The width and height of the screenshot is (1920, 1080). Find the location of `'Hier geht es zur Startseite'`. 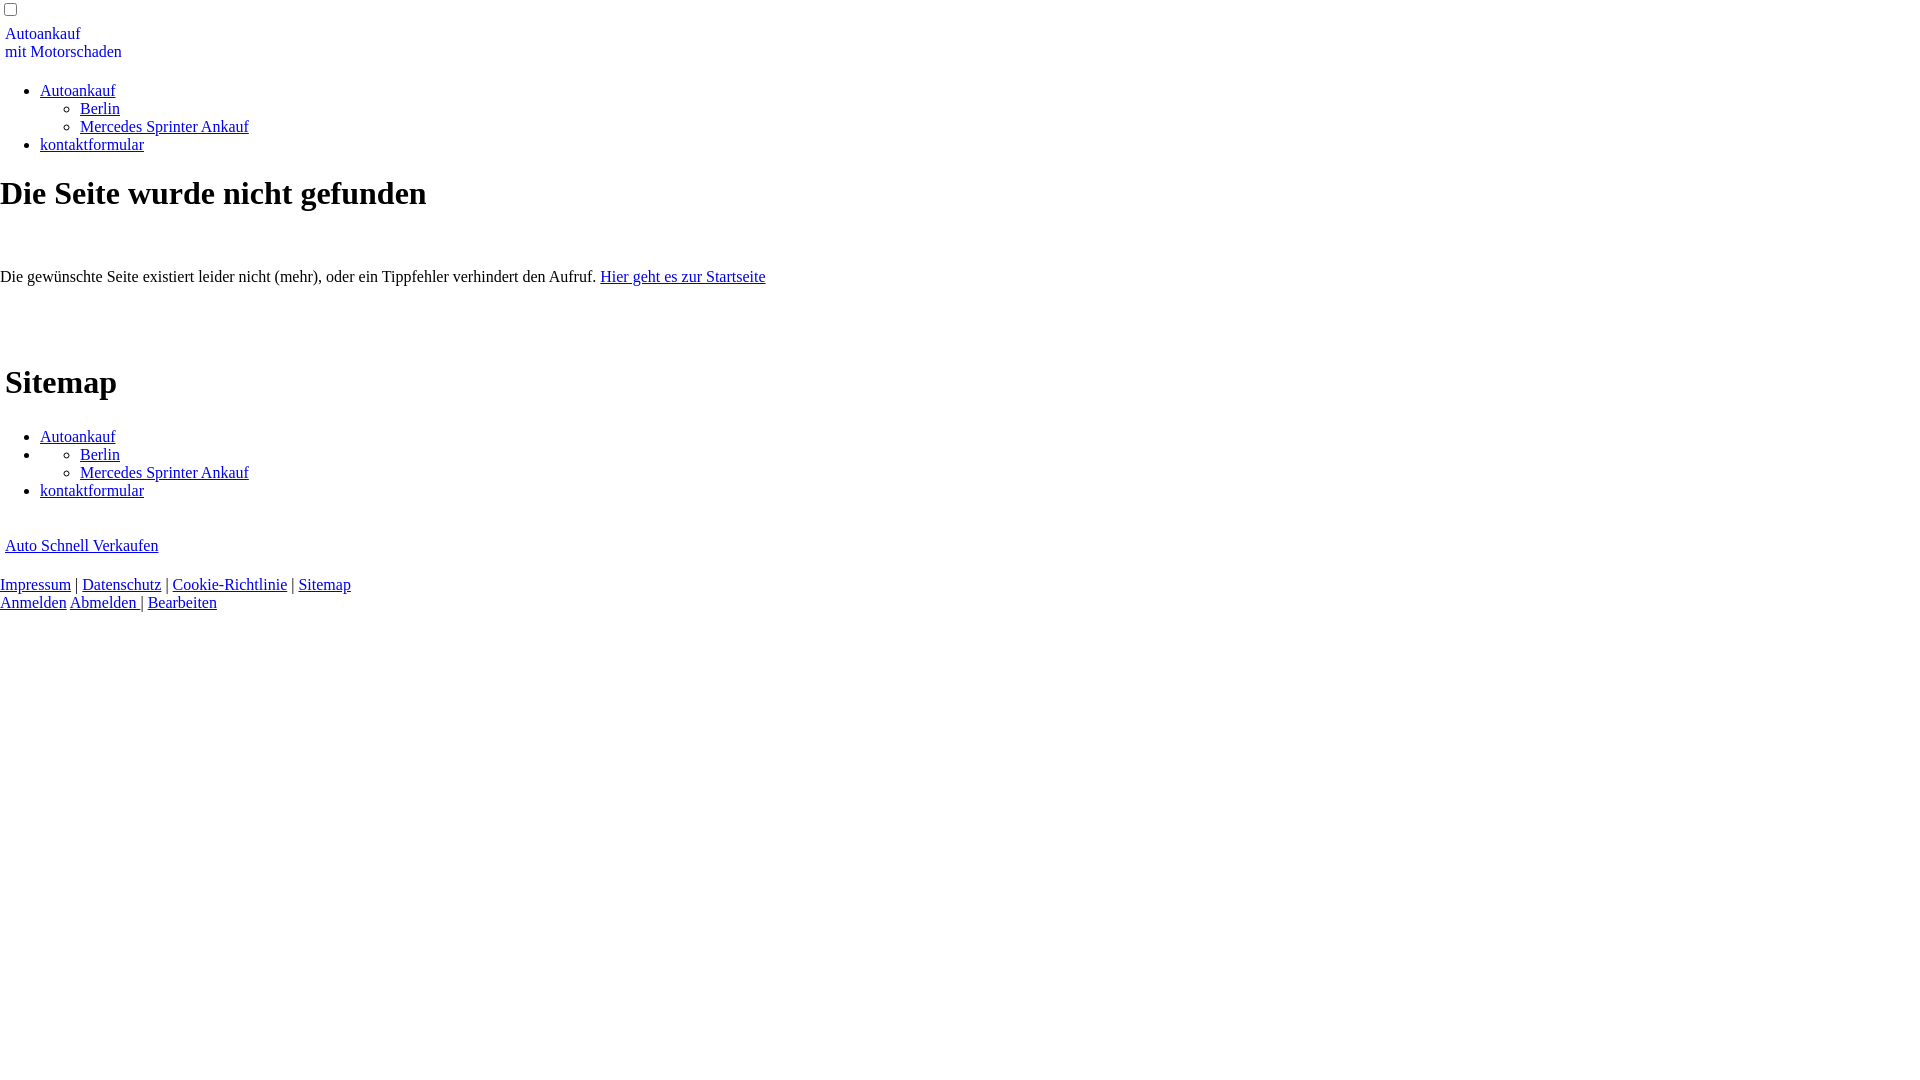

'Hier geht es zur Startseite' is located at coordinates (682, 276).